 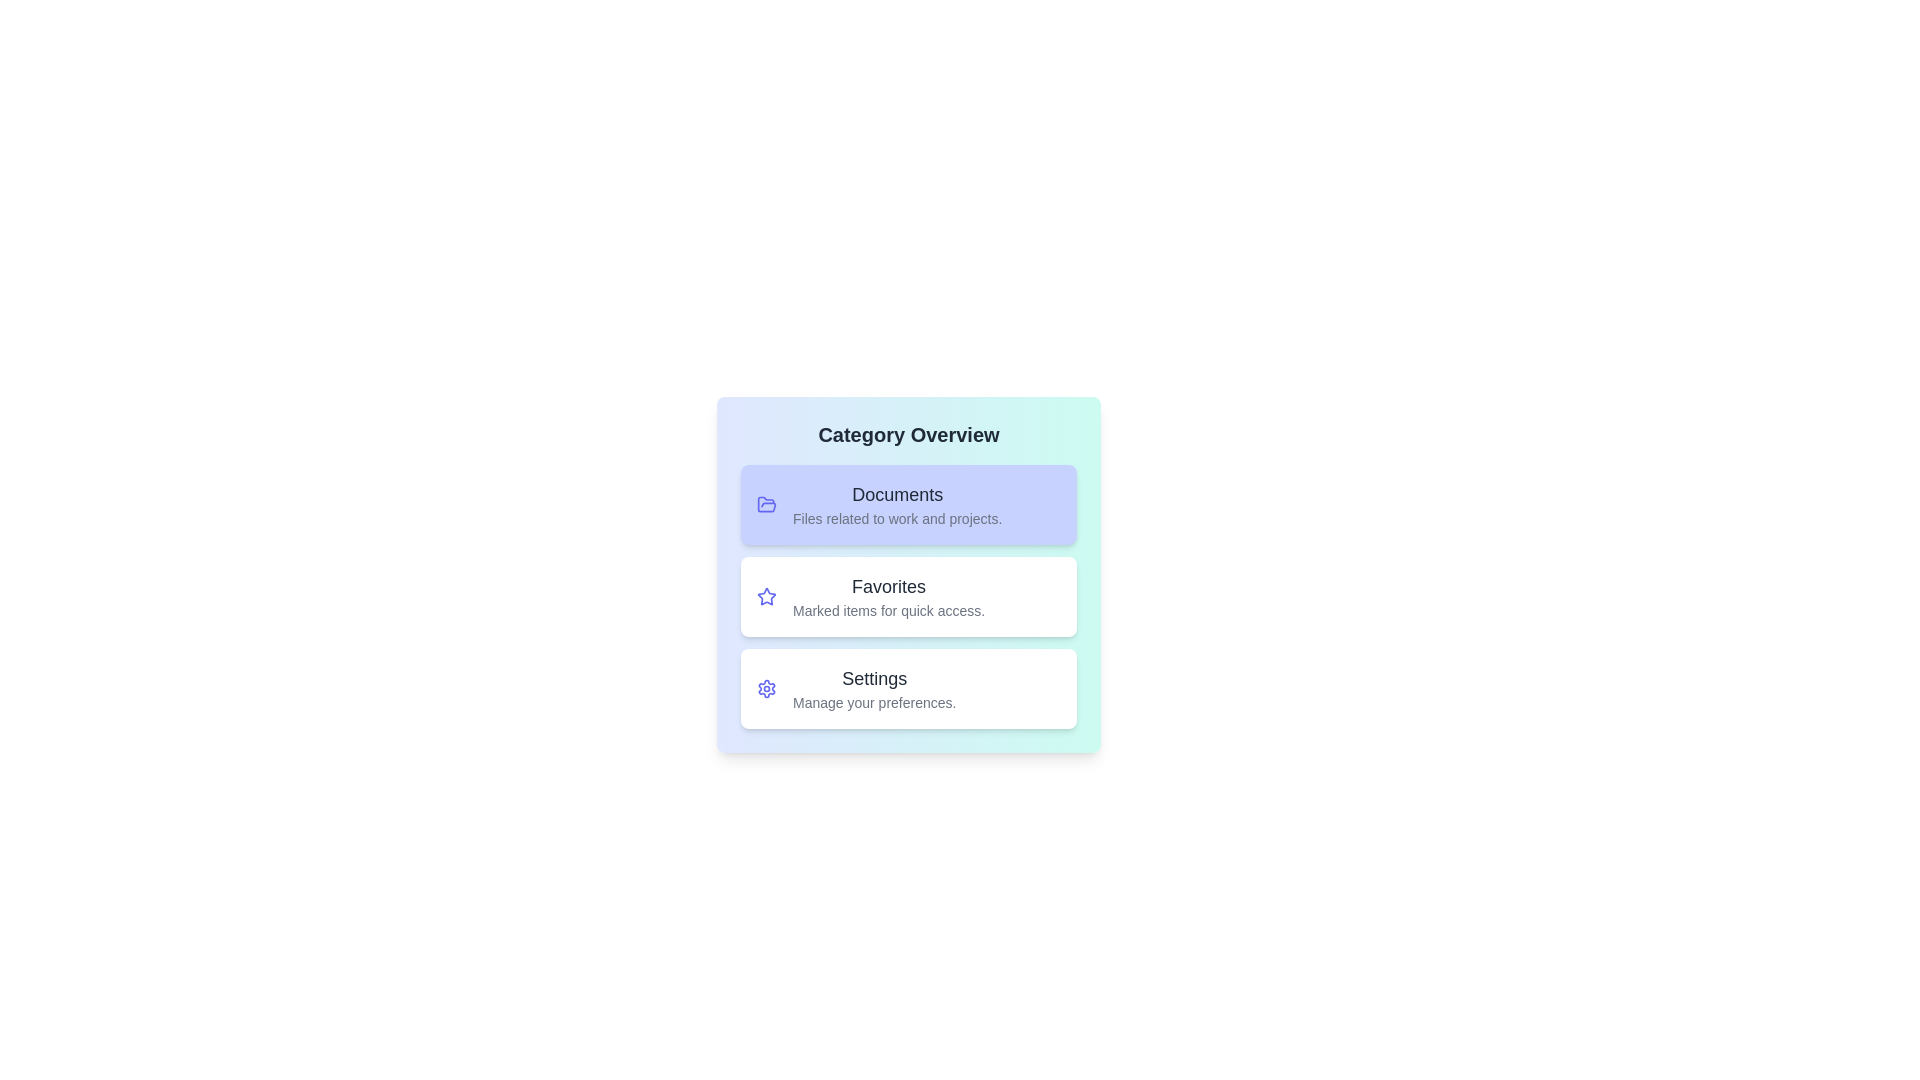 What do you see at coordinates (907, 688) in the screenshot?
I see `the category Settings from the list` at bounding box center [907, 688].